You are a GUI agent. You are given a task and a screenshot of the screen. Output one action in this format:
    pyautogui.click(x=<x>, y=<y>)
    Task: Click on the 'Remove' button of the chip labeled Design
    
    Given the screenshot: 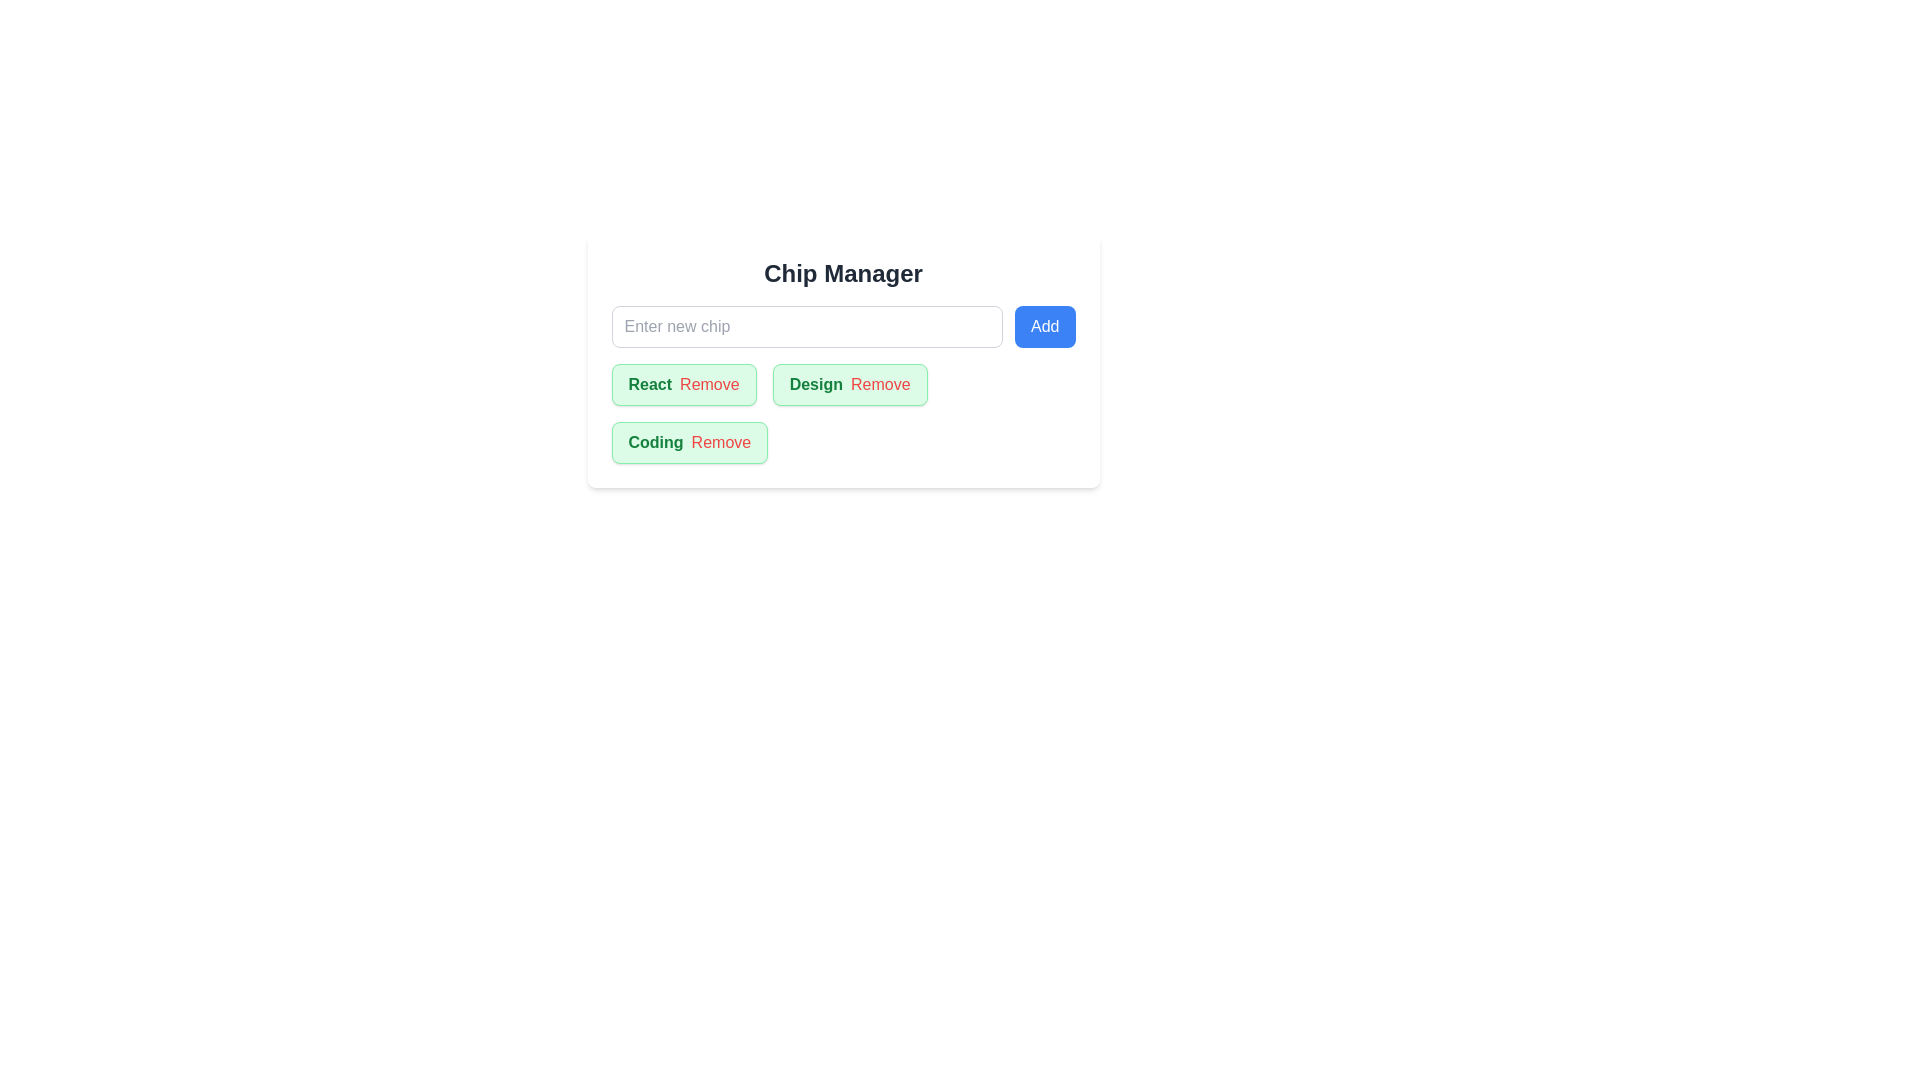 What is the action you would take?
    pyautogui.click(x=880, y=385)
    